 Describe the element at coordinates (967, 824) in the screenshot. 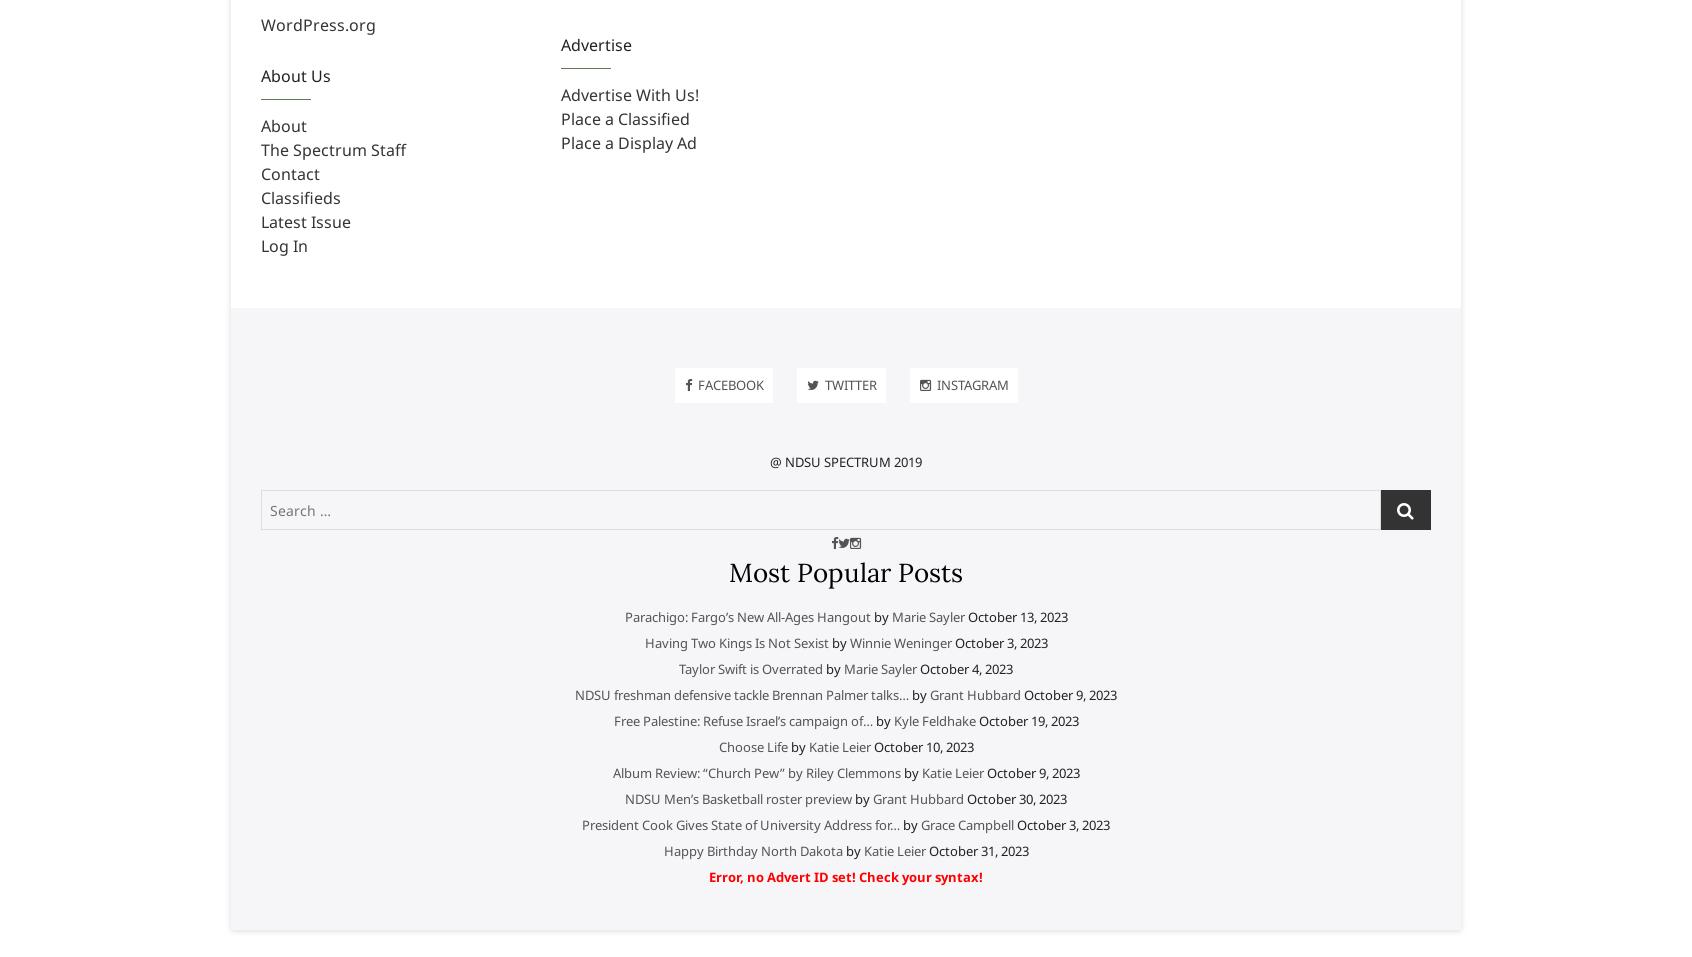

I see `'Grace Campbell'` at that location.